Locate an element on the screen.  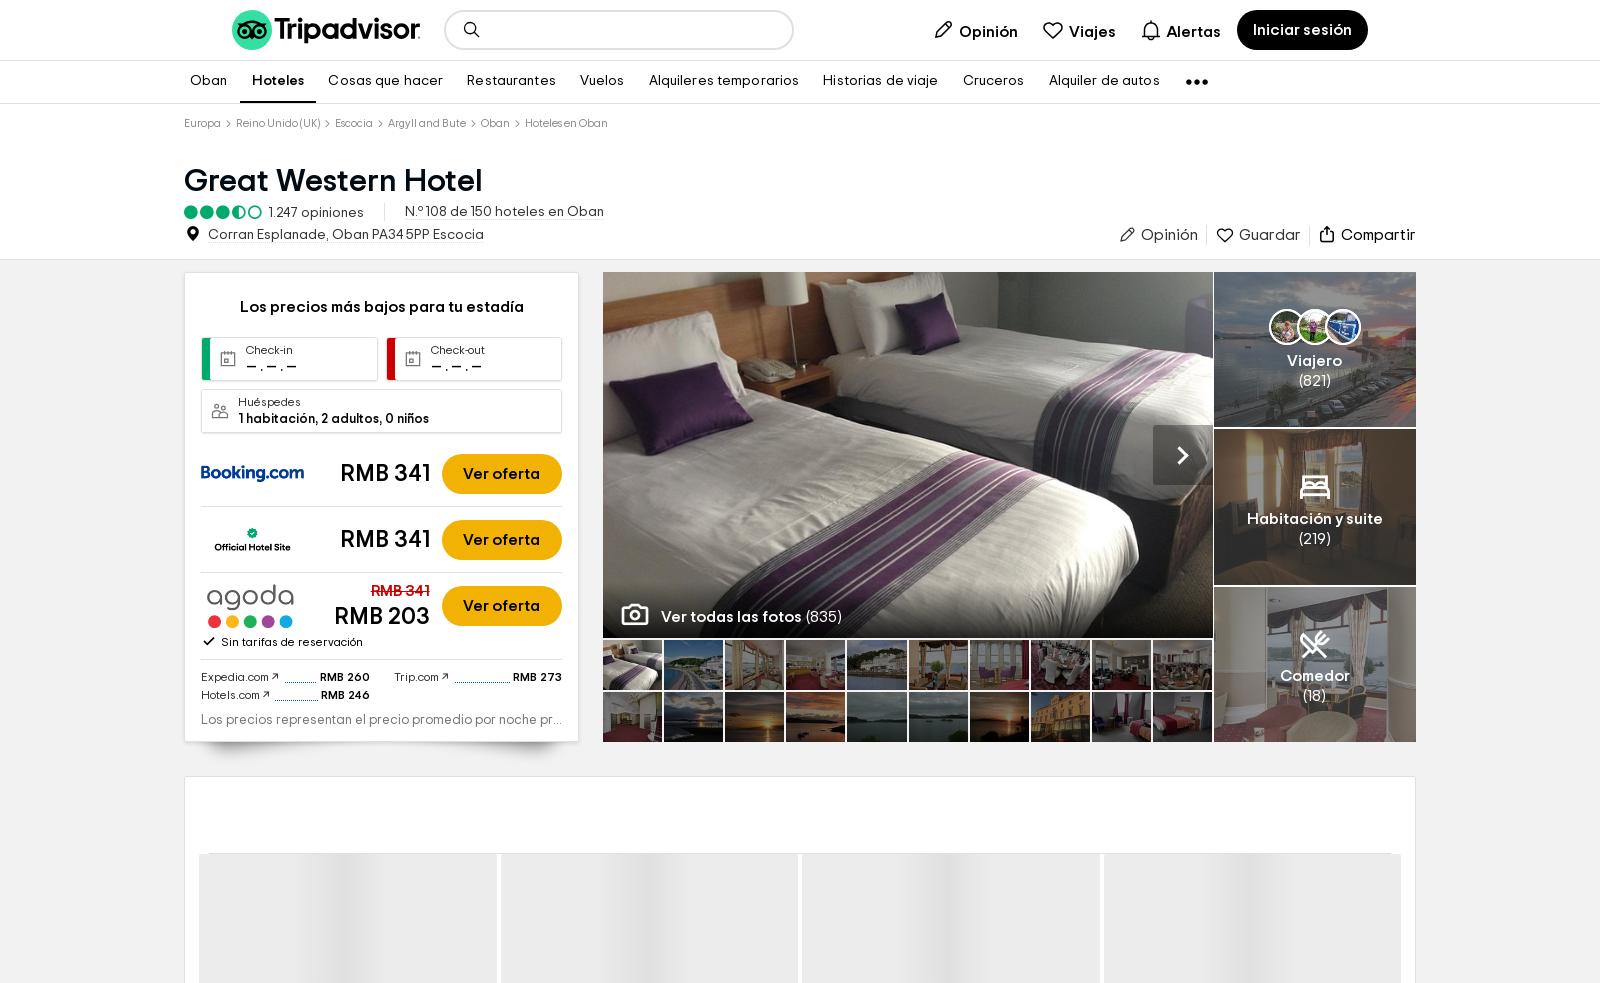
'Hoteles' is located at coordinates (251, 79).